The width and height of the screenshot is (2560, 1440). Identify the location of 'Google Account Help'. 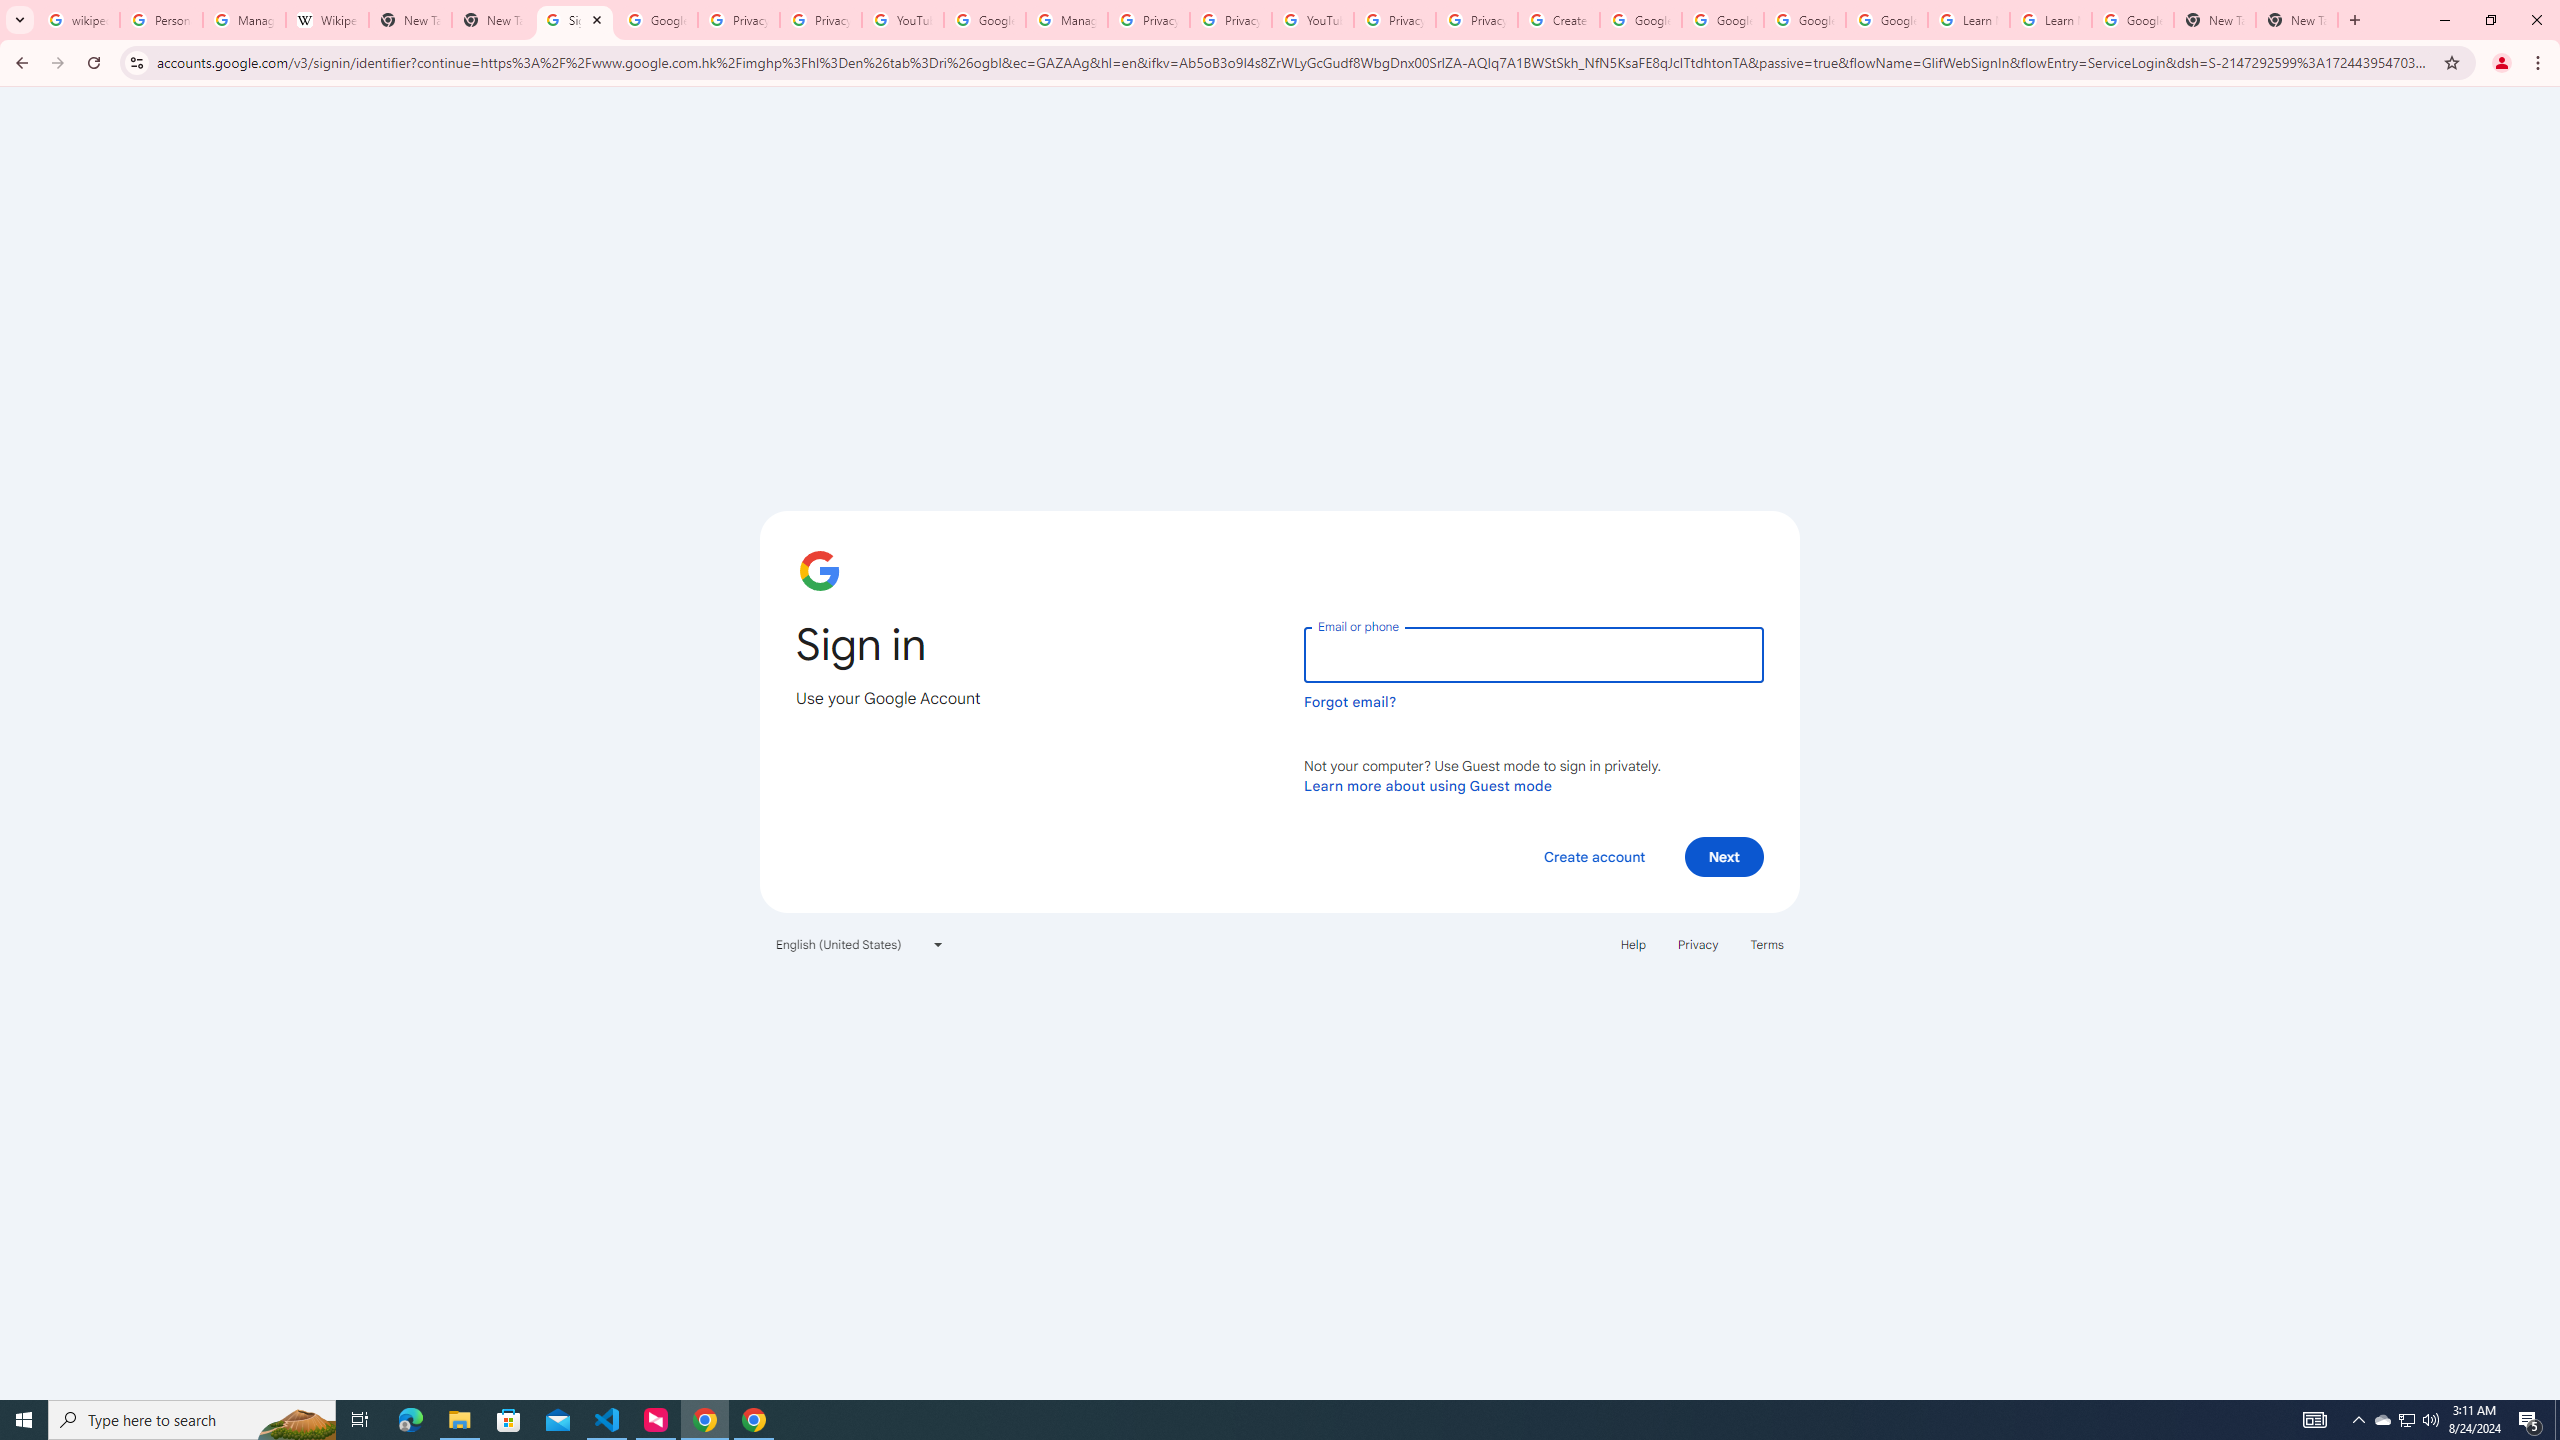
(1639, 19).